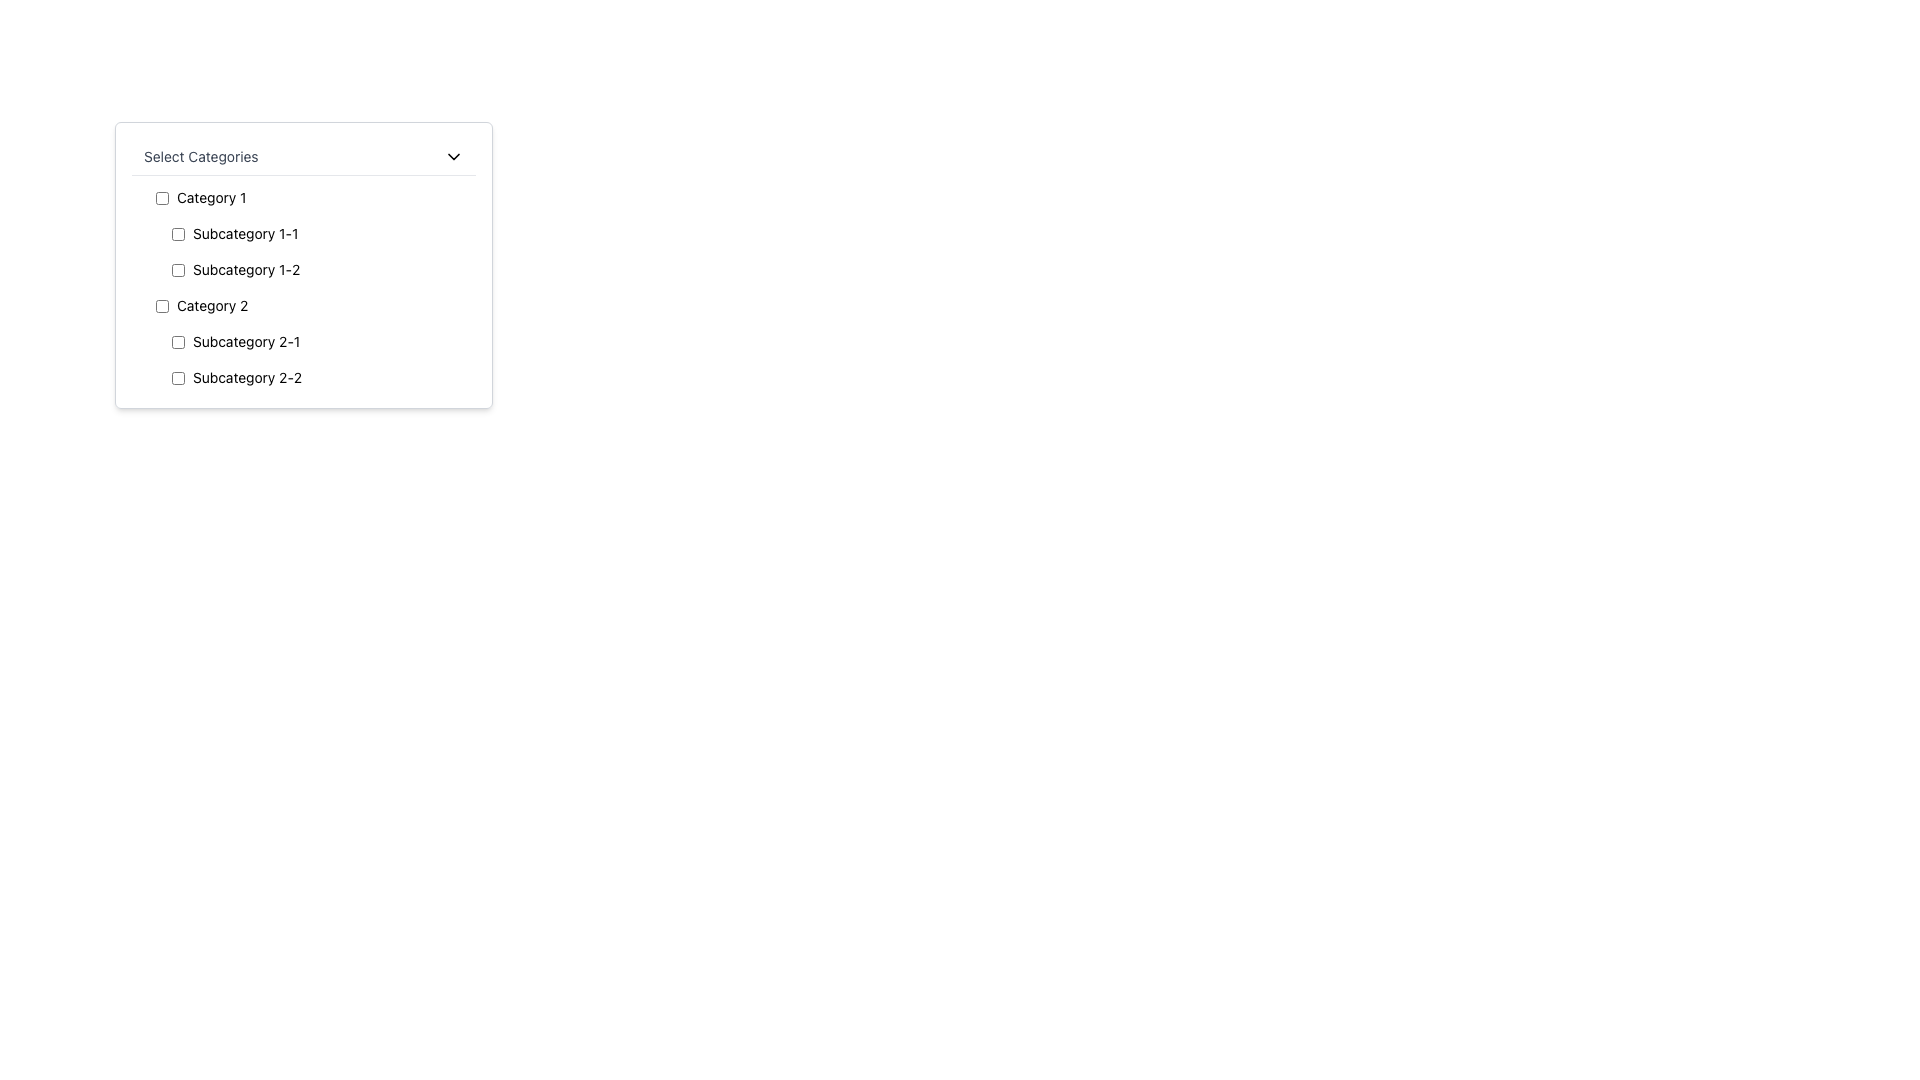 The width and height of the screenshot is (1920, 1080). What do you see at coordinates (453, 156) in the screenshot?
I see `the icon located to the right of the 'Select Categories' label` at bounding box center [453, 156].